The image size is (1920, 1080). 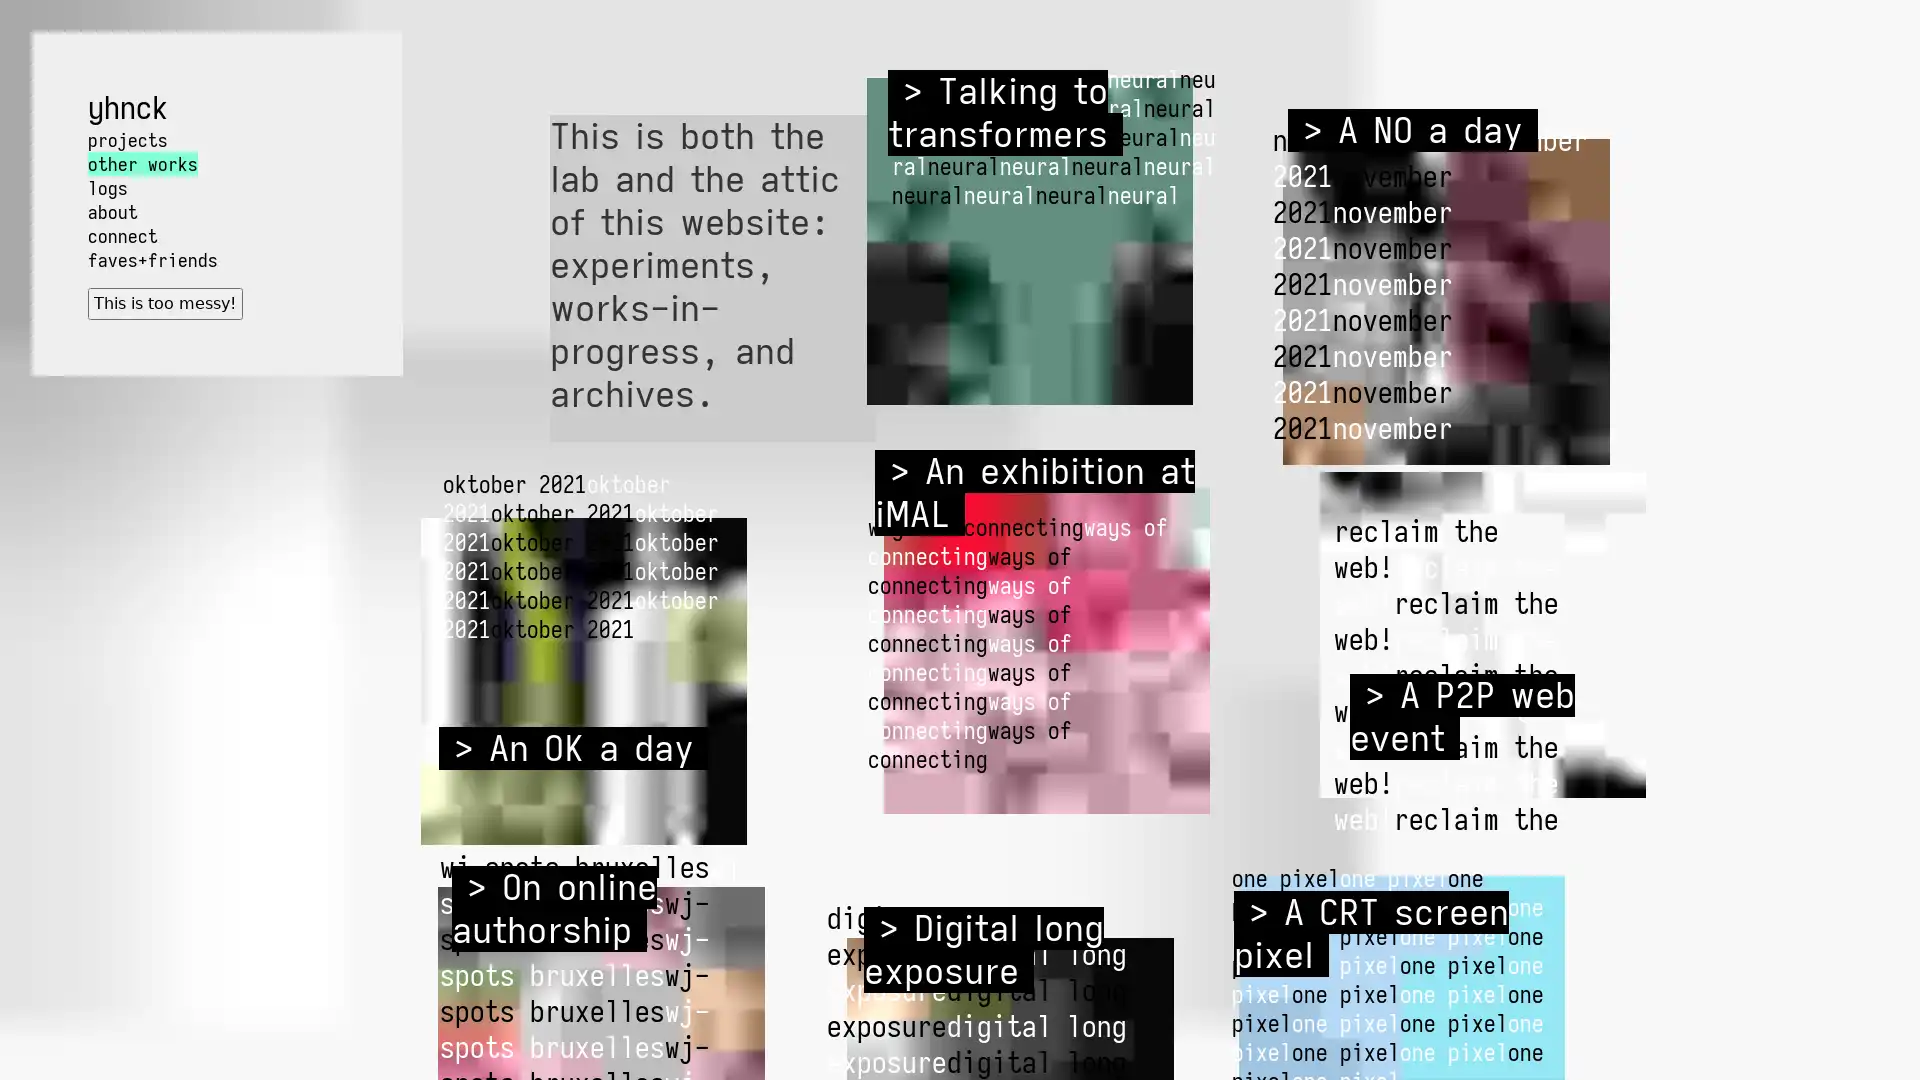 What do you see at coordinates (164, 303) in the screenshot?
I see `This is too messy!` at bounding box center [164, 303].